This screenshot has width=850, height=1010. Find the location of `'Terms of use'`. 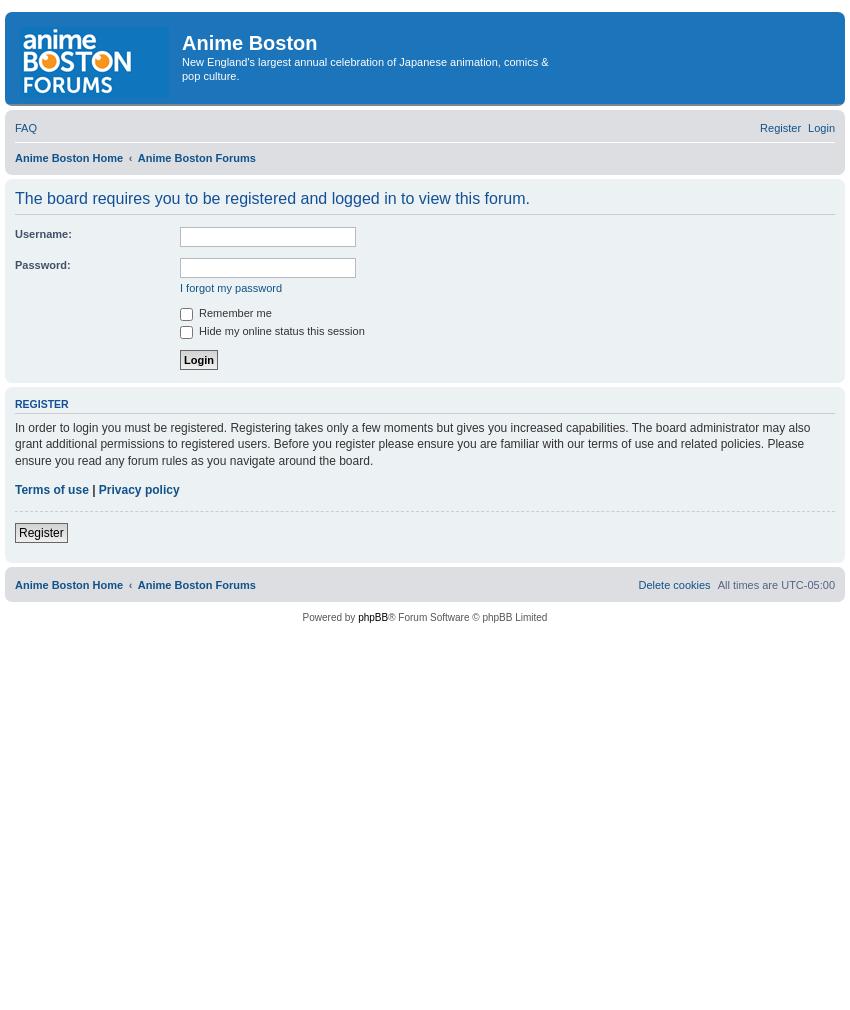

'Terms of use' is located at coordinates (13, 489).